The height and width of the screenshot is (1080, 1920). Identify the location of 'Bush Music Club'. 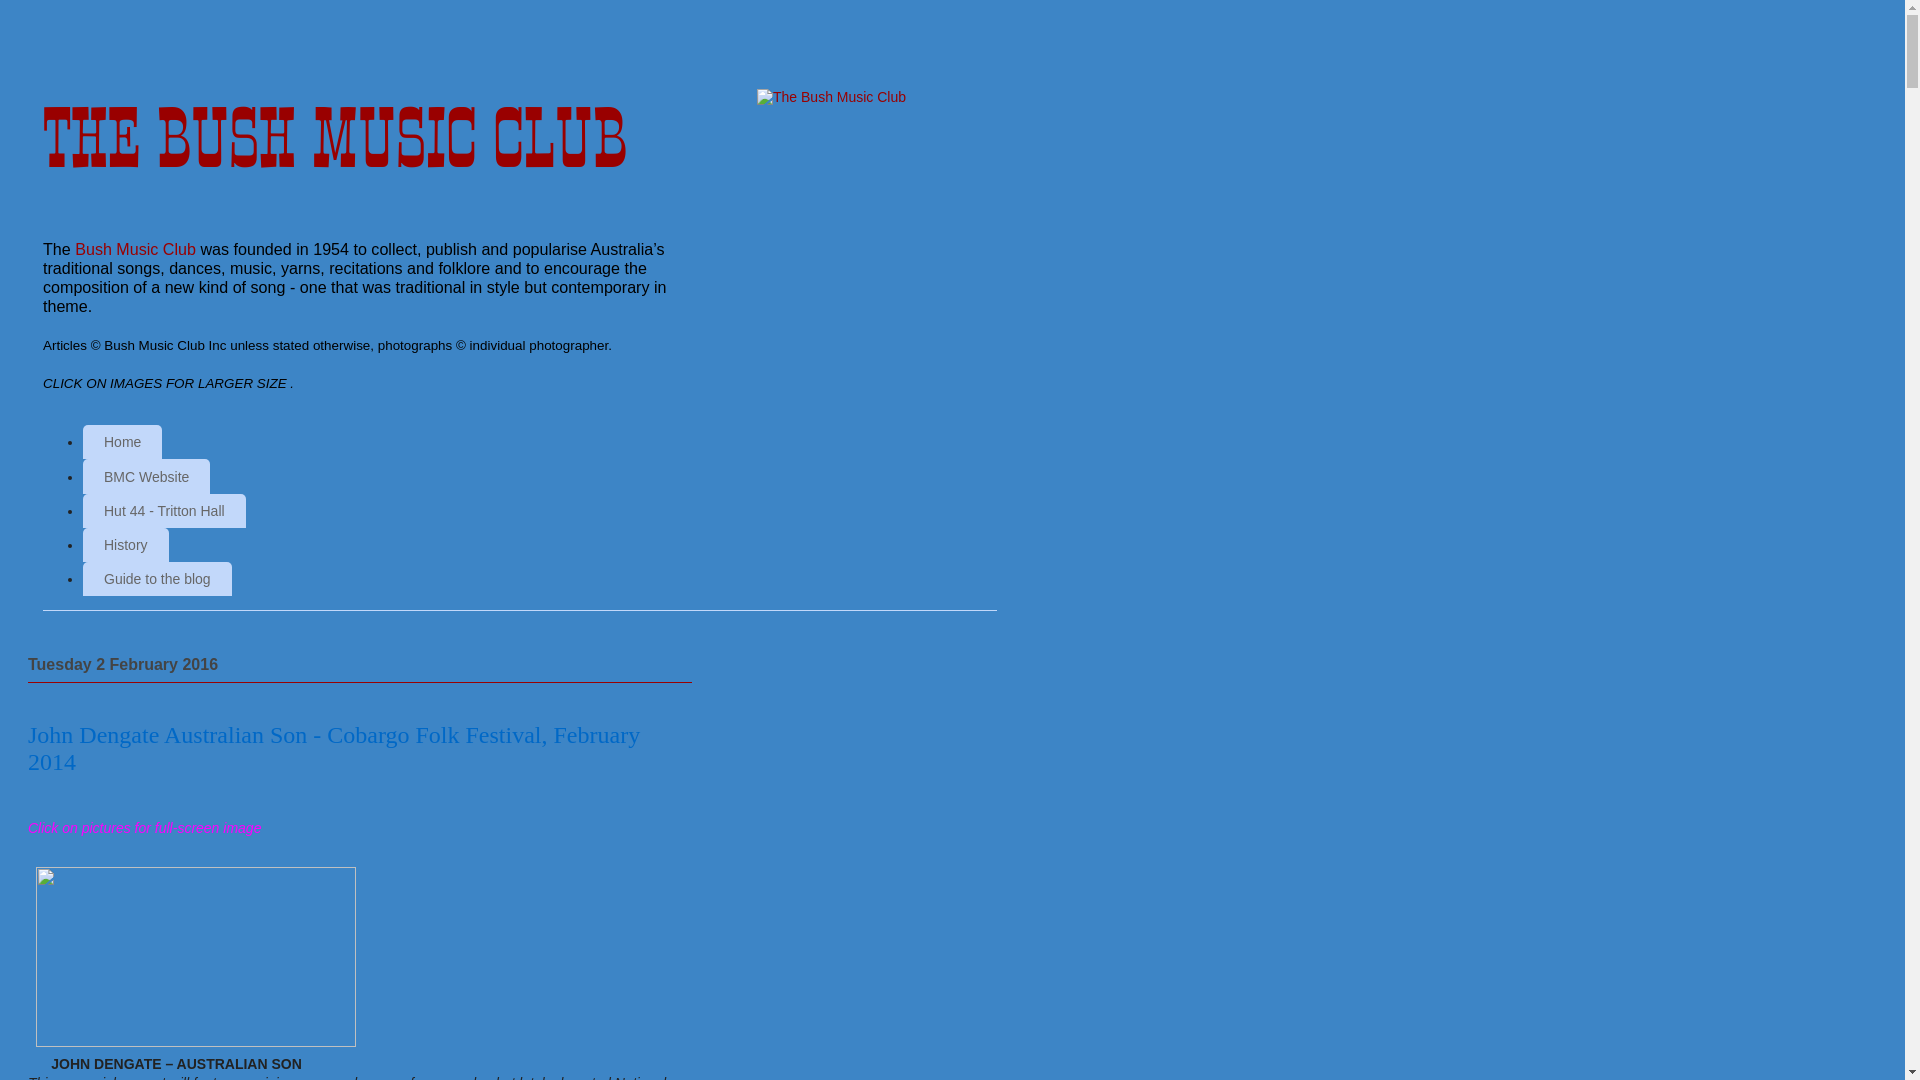
(134, 248).